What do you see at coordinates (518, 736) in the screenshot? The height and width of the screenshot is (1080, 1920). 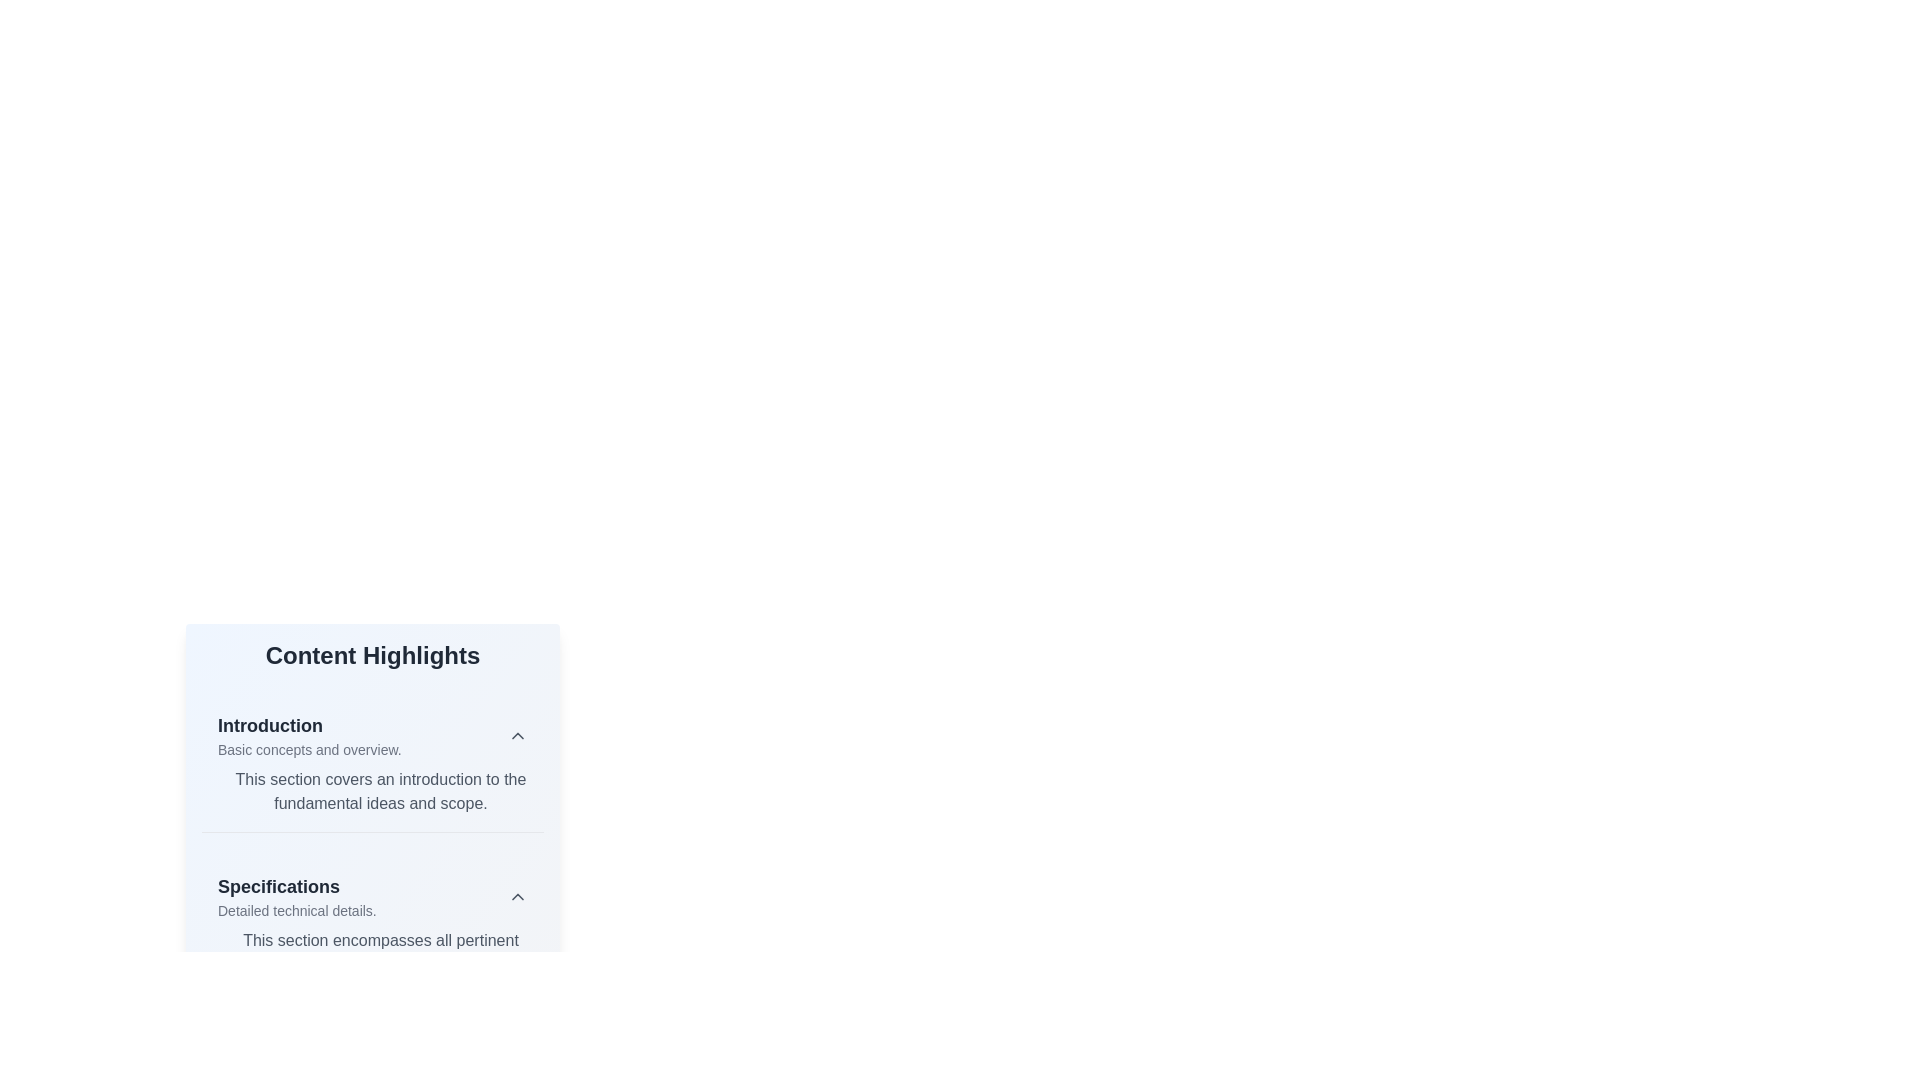 I see `the upward-facing chevron-style icon located in the top-right portion of the 'Introduction' section, next to the text 'Basic concepts and overview'` at bounding box center [518, 736].